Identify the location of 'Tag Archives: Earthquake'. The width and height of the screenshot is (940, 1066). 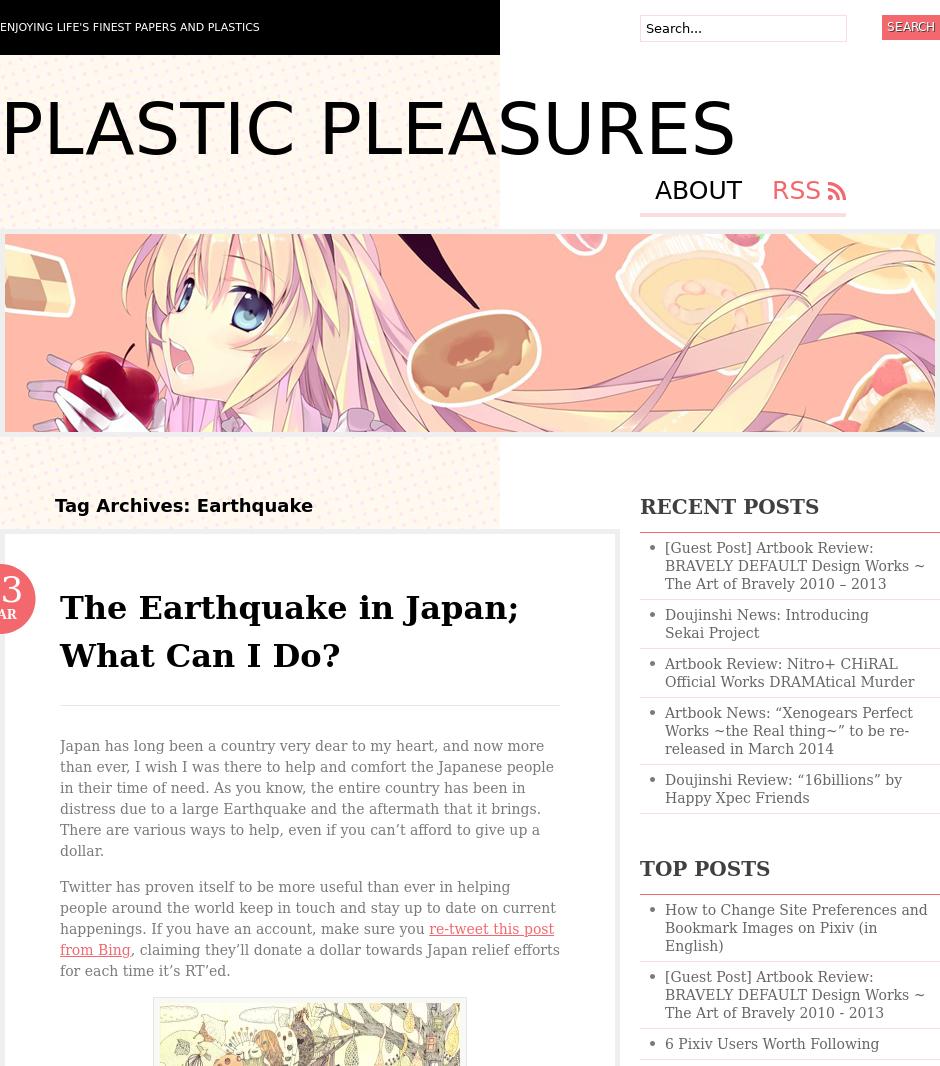
(183, 505).